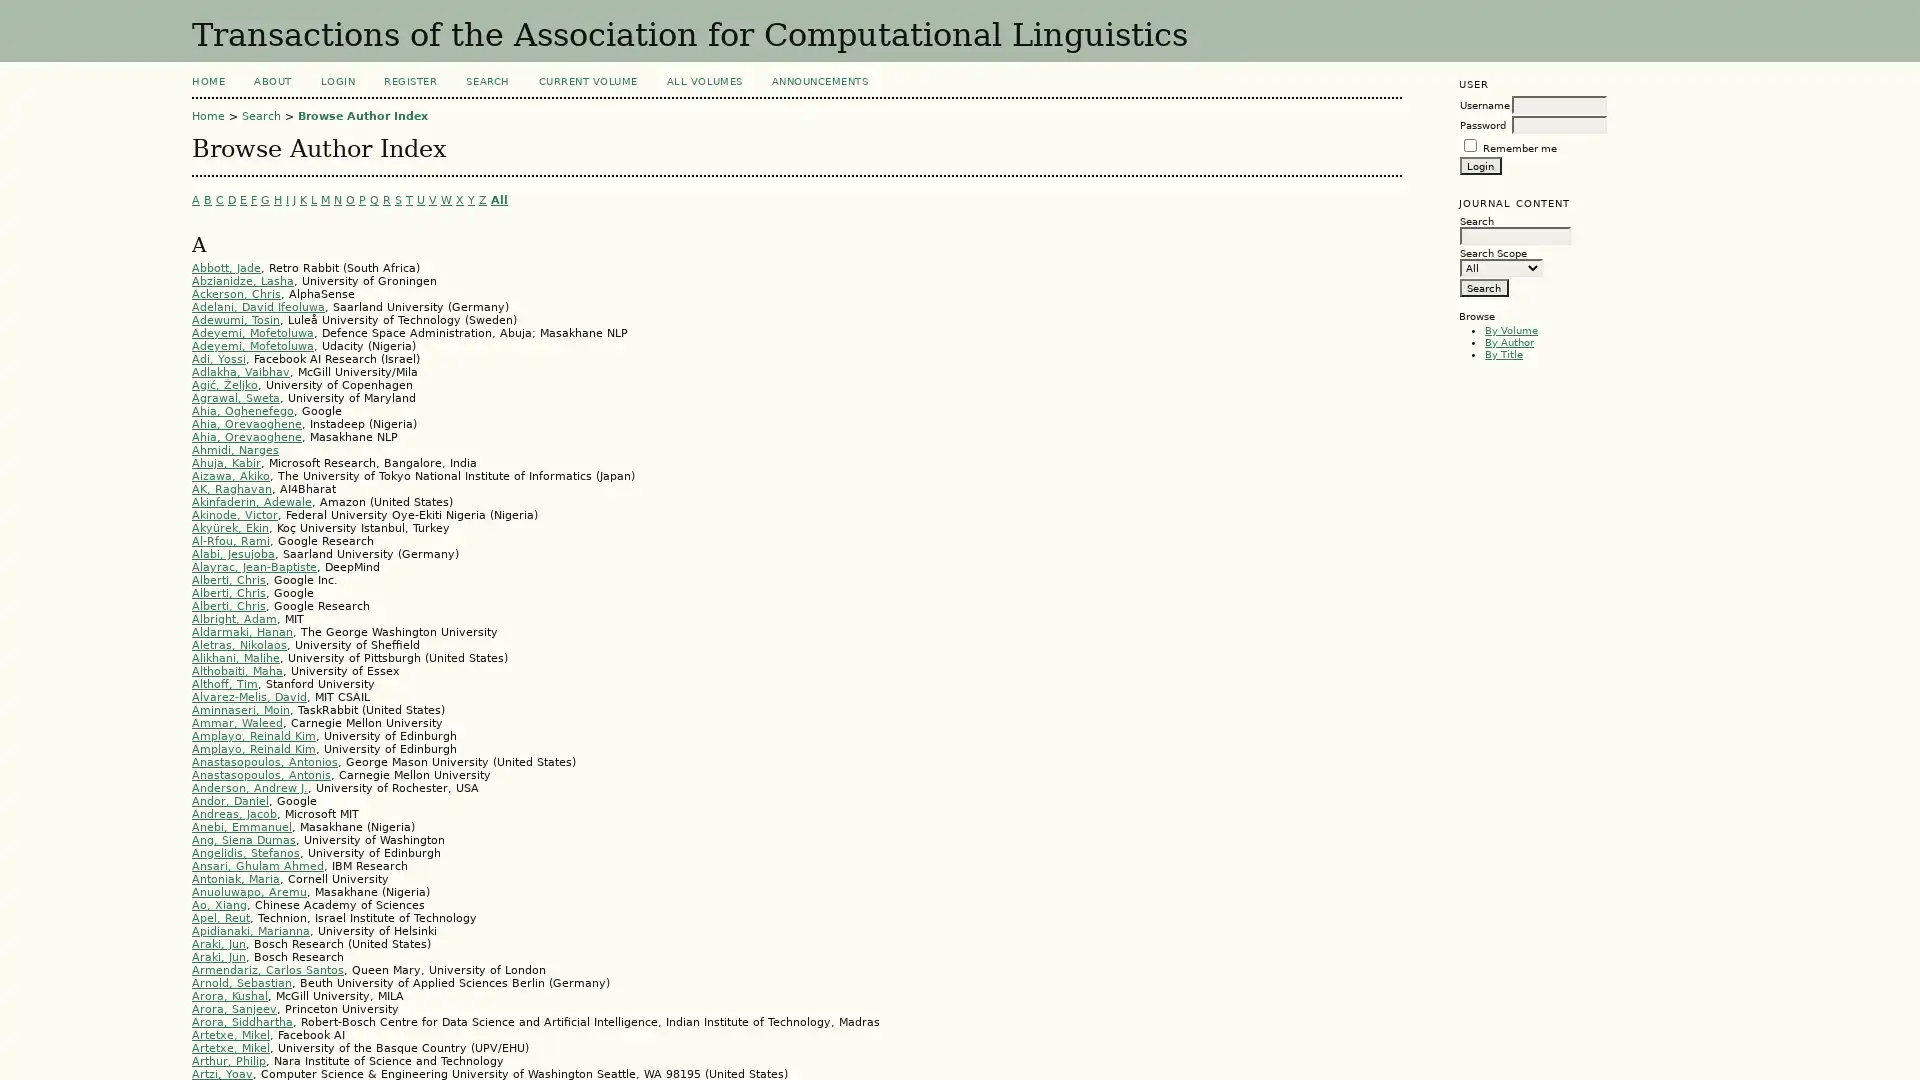  I want to click on Login, so click(1480, 164).